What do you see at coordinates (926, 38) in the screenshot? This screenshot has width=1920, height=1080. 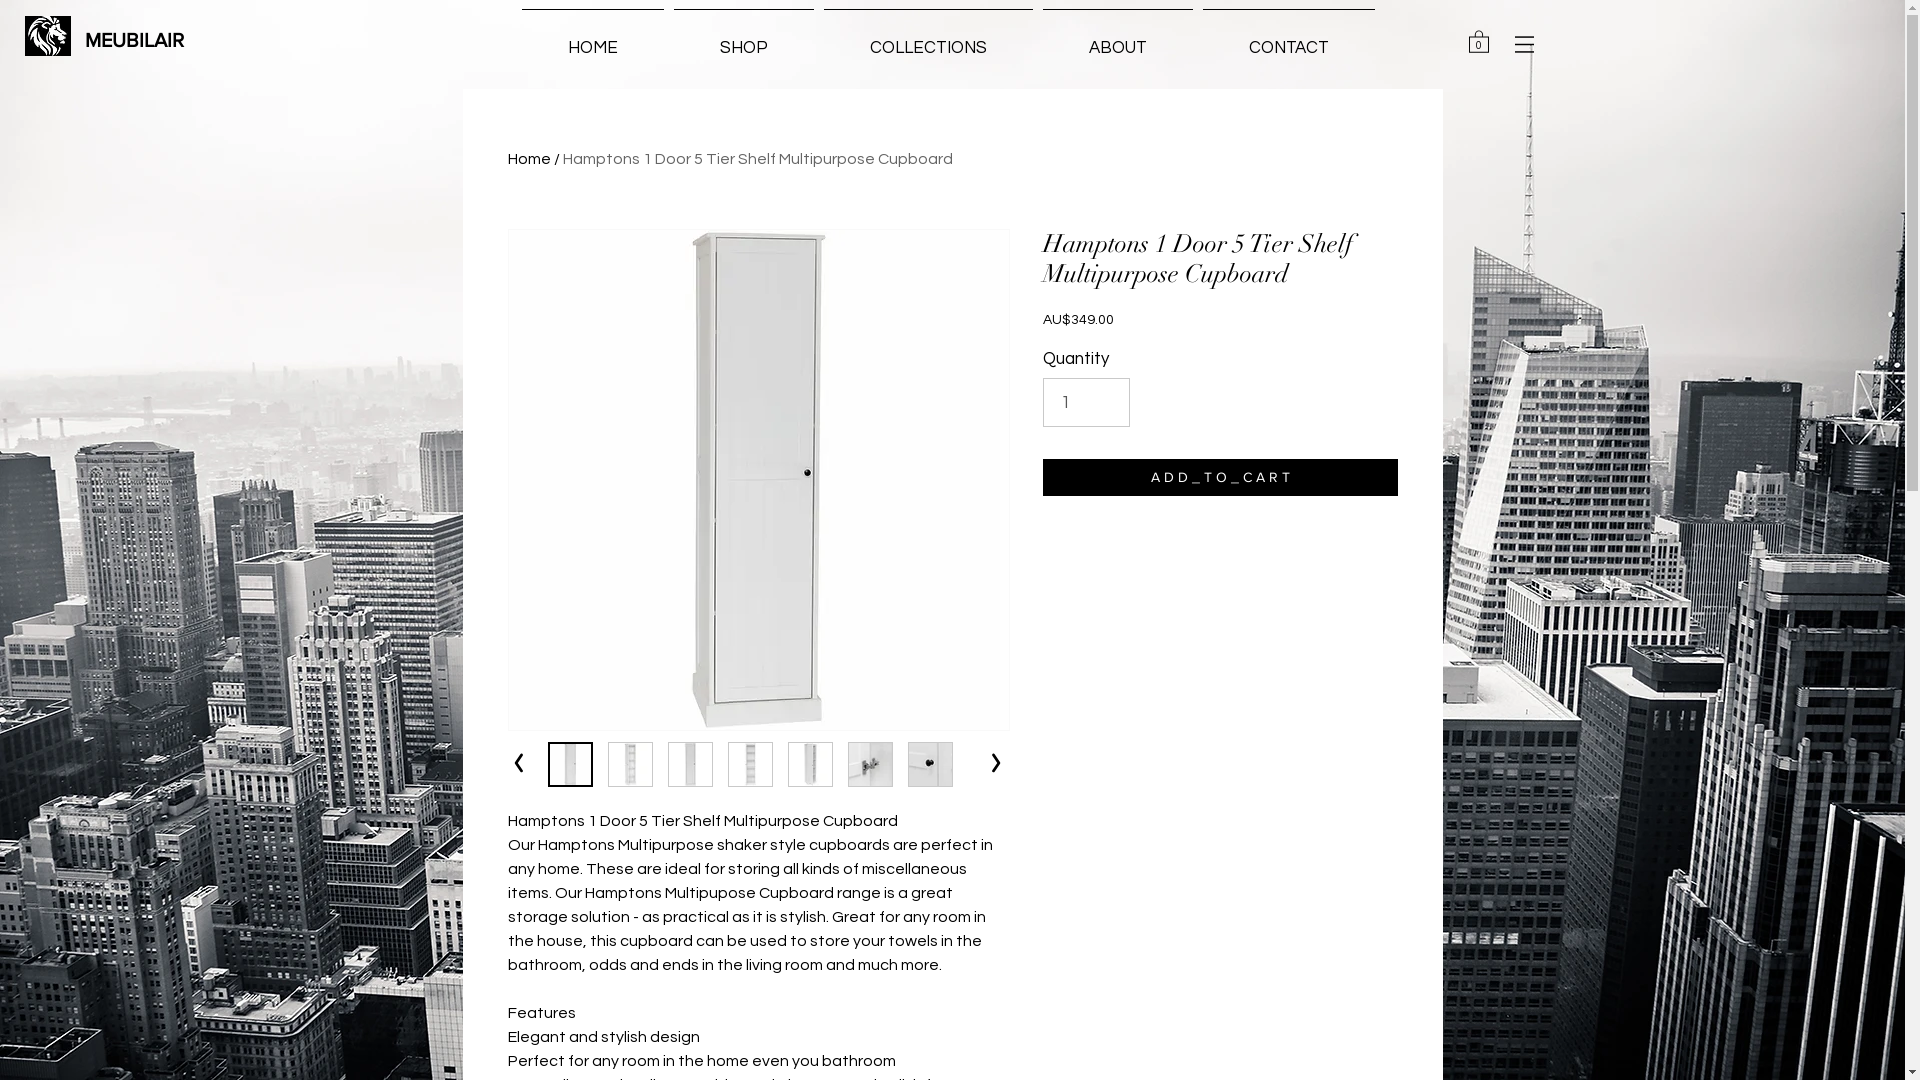 I see `'COLLECTIONS'` at bounding box center [926, 38].